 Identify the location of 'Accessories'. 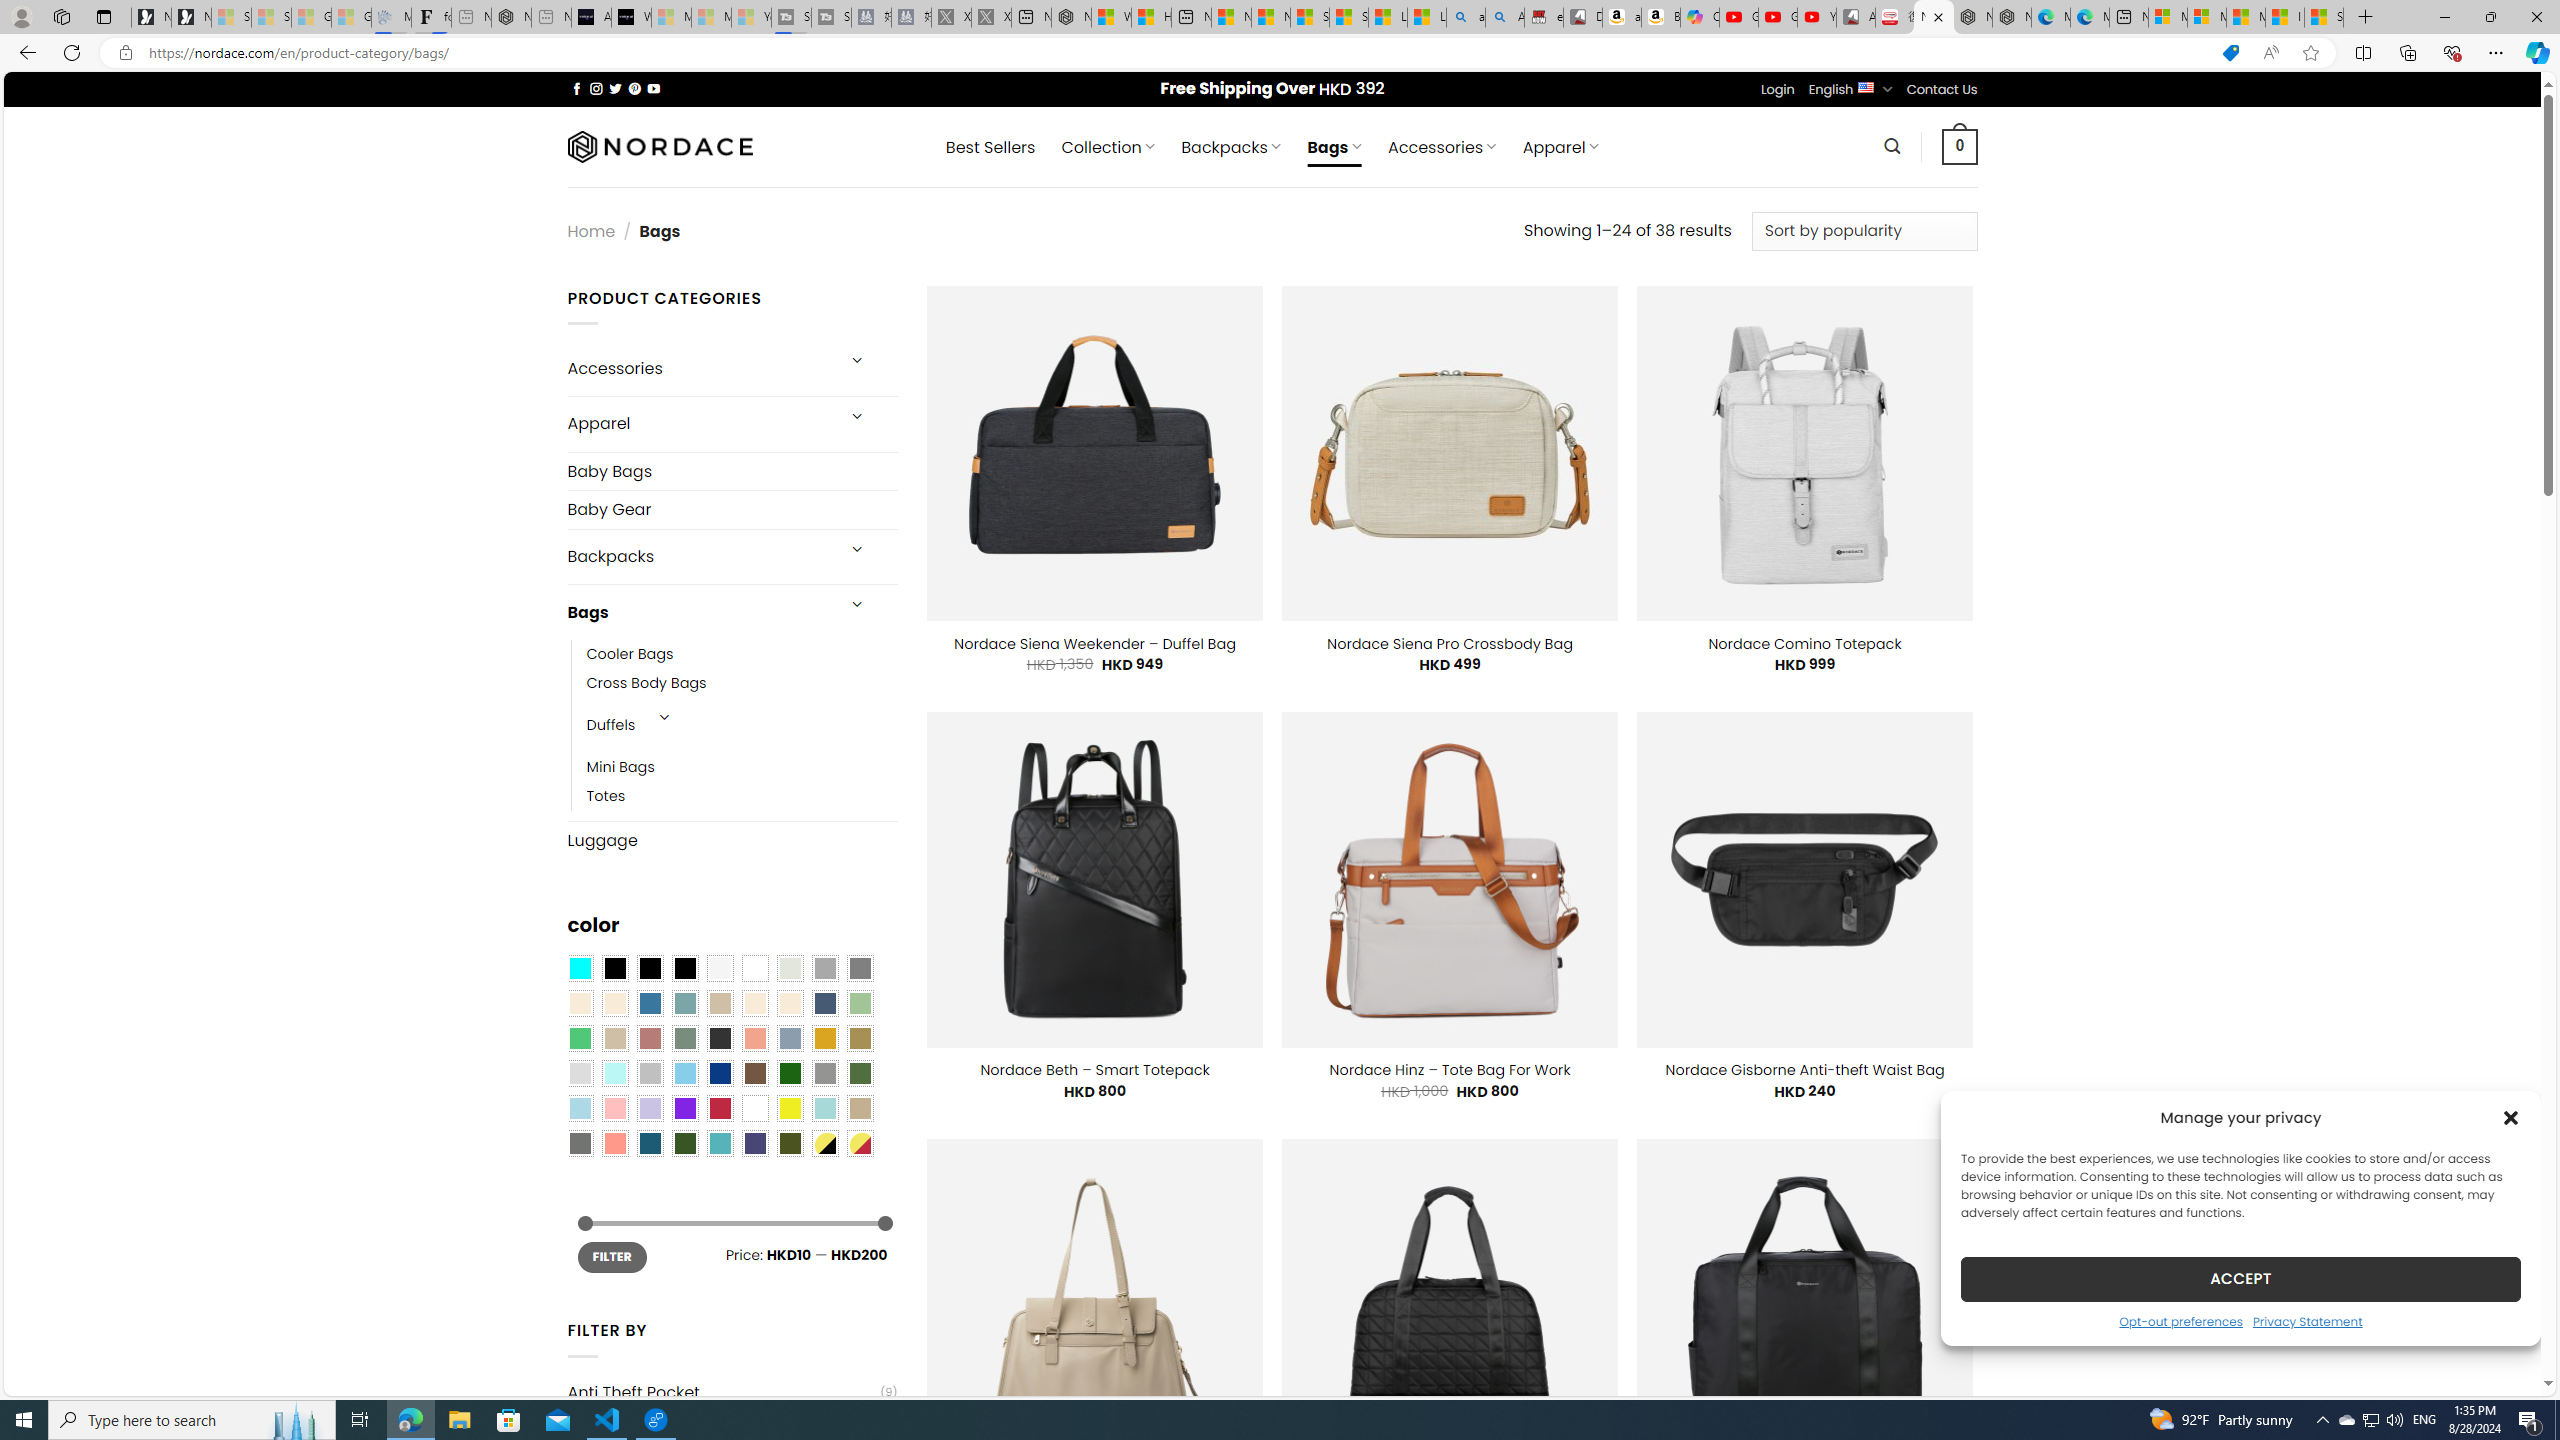
(697, 367).